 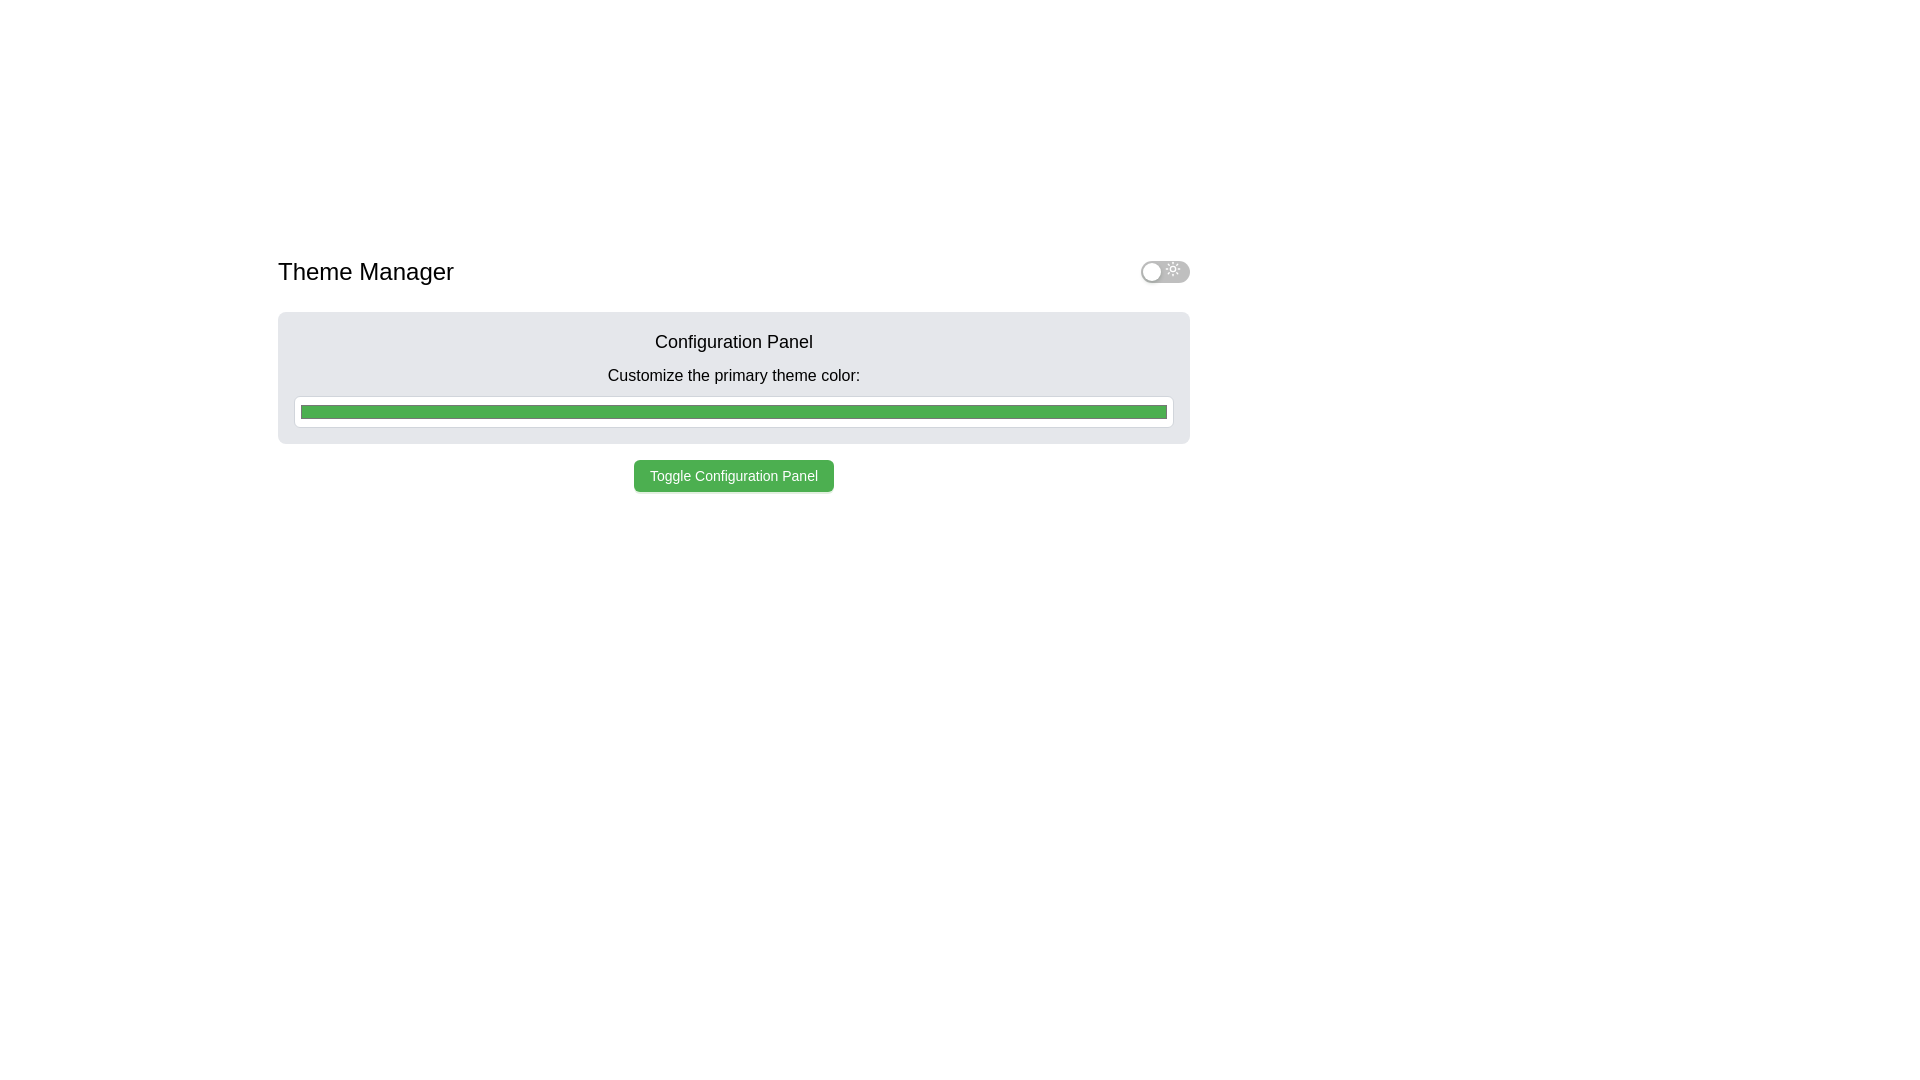 I want to click on the heading 'Configuration Panel' which is displayed in larger font size with a gray background, indicating its importance and located at the top of the section, so click(x=733, y=341).